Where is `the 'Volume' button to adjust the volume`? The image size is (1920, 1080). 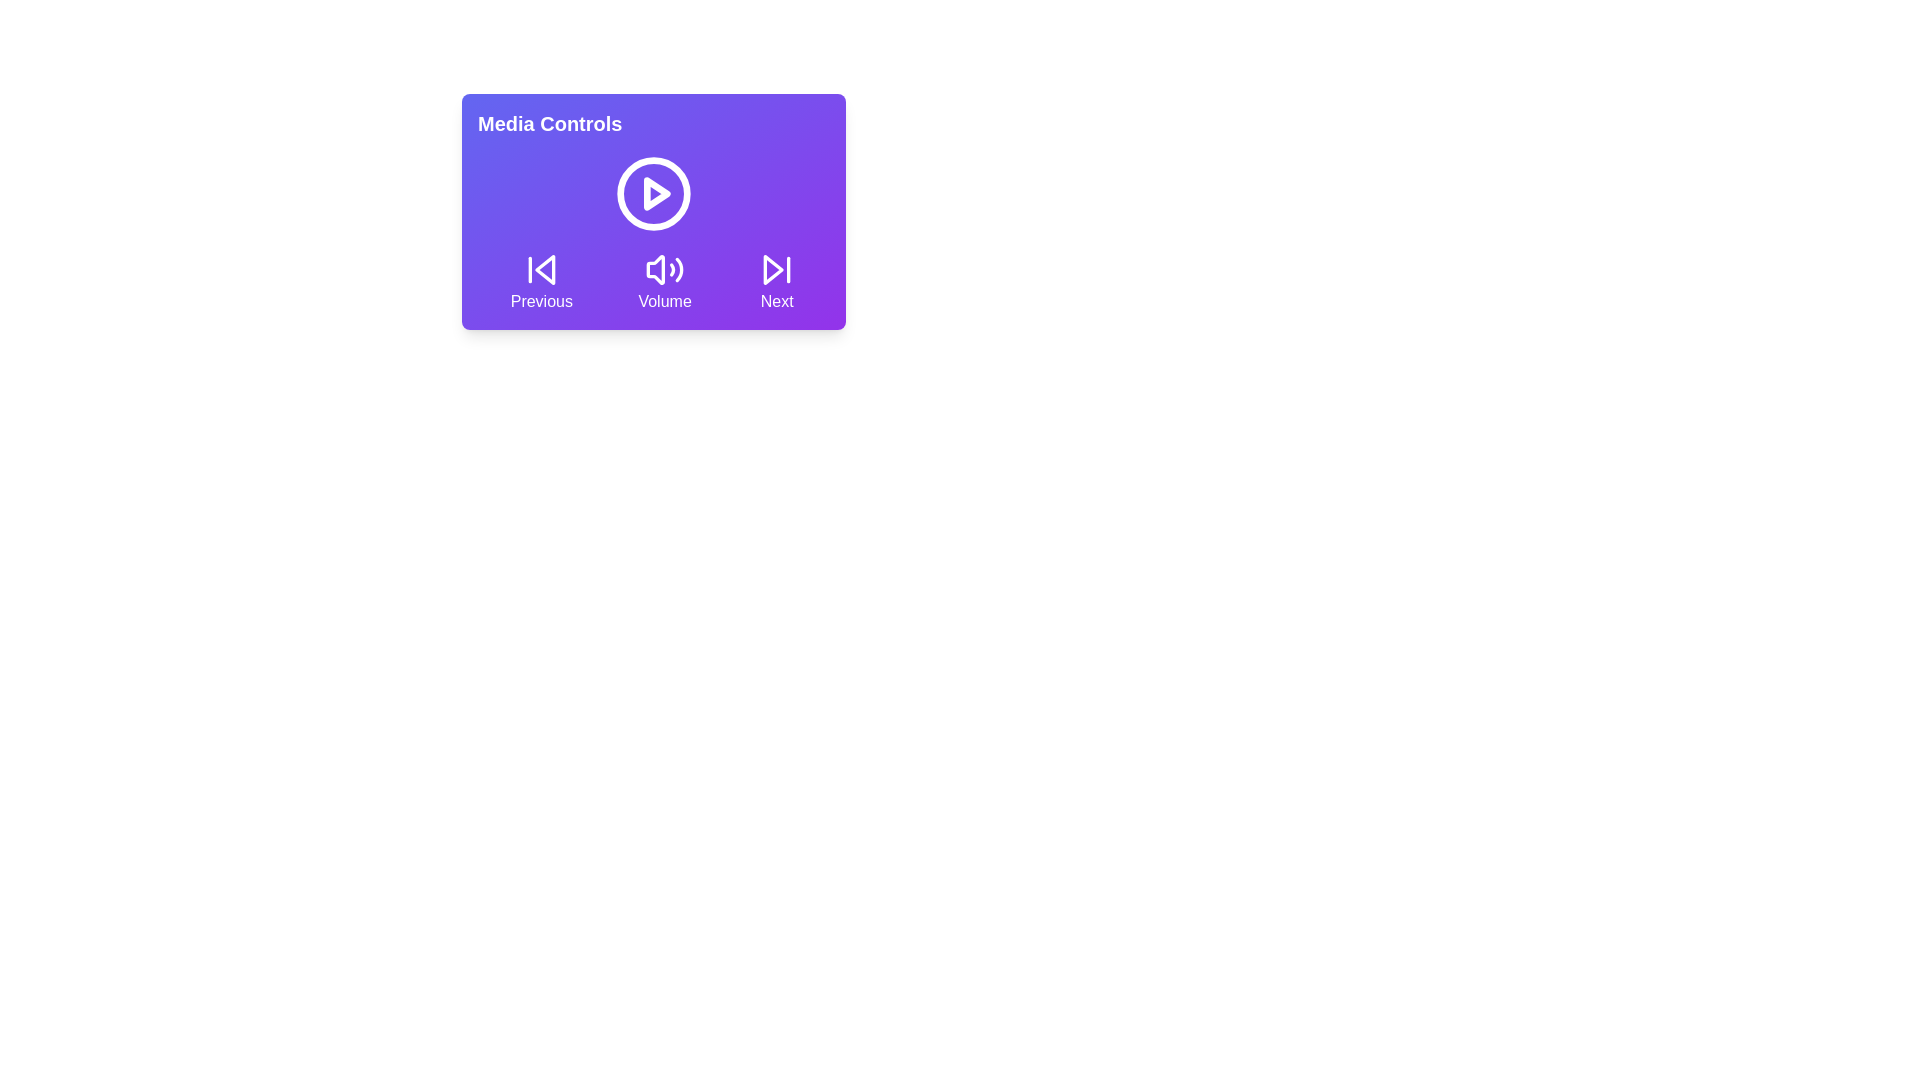
the 'Volume' button to adjust the volume is located at coordinates (665, 281).